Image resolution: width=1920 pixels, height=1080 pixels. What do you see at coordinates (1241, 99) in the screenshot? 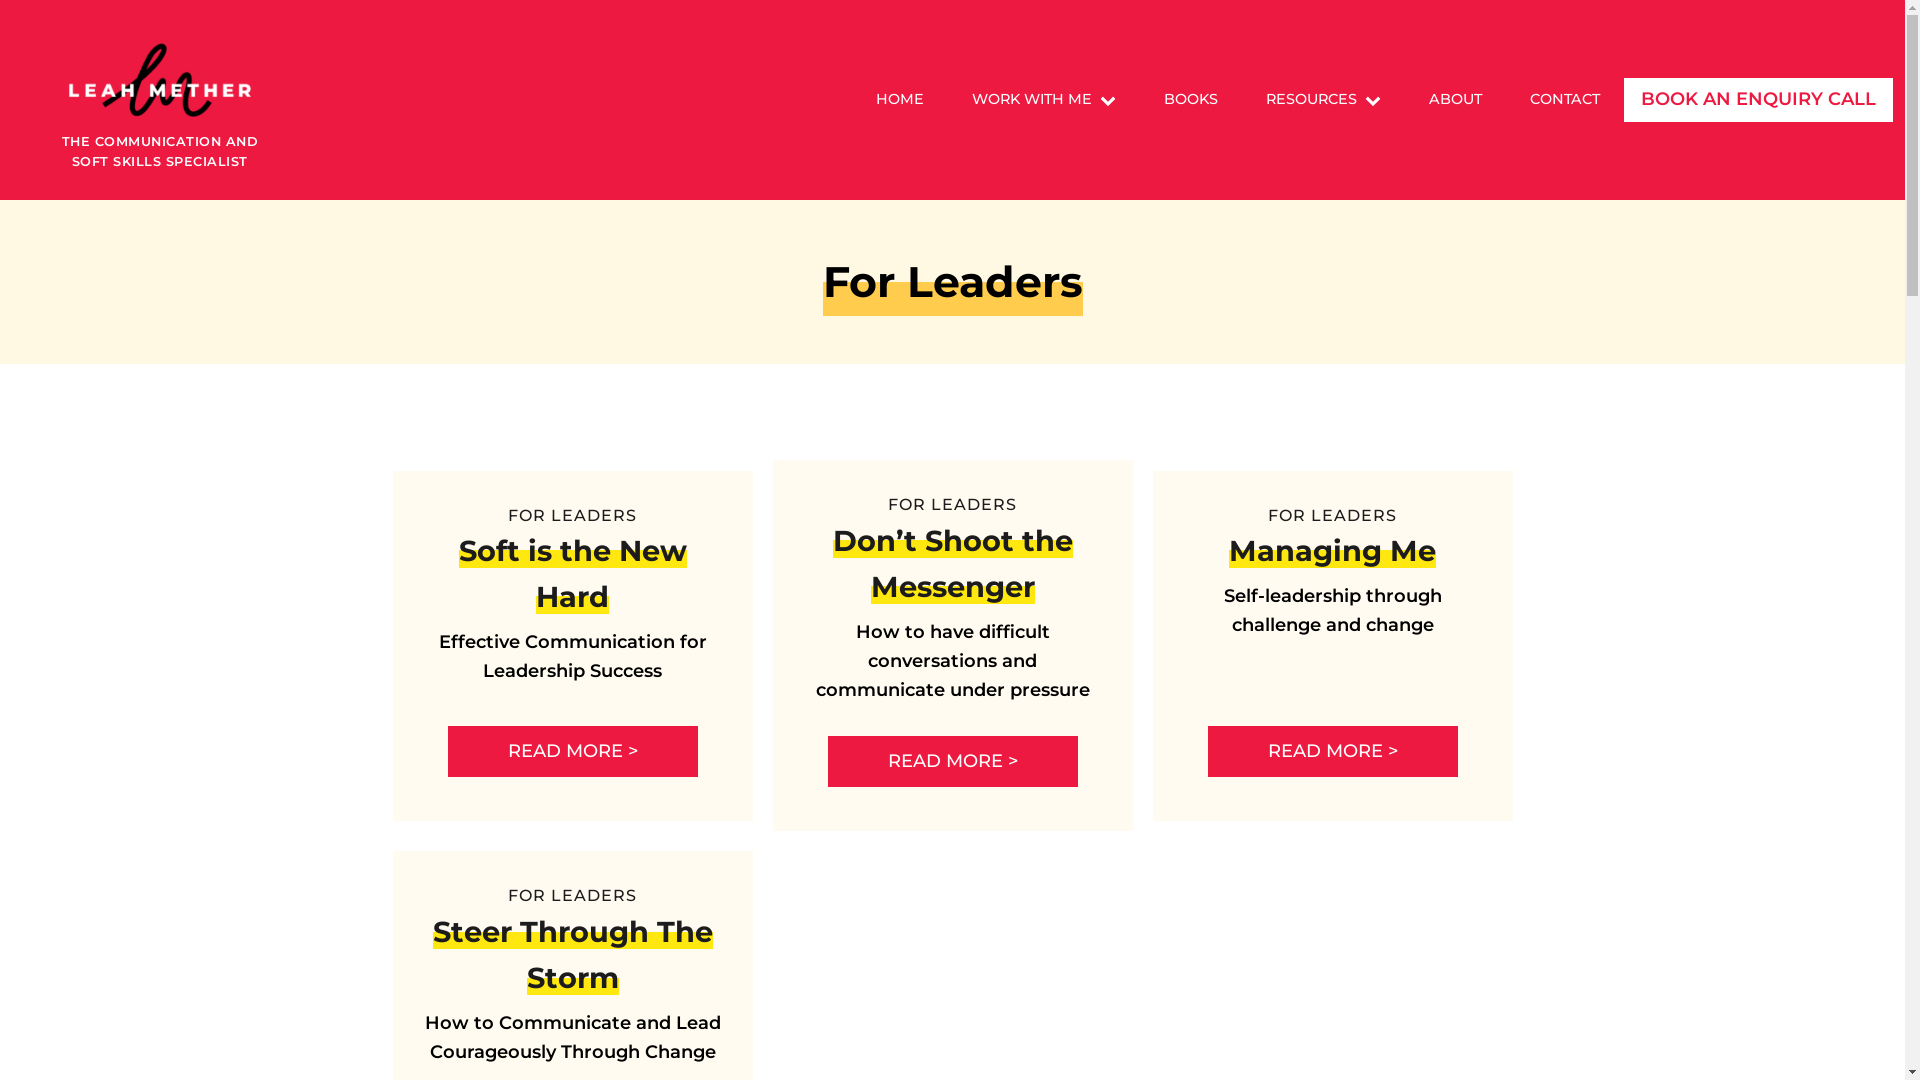
I see `'RESOURCES'` at bounding box center [1241, 99].